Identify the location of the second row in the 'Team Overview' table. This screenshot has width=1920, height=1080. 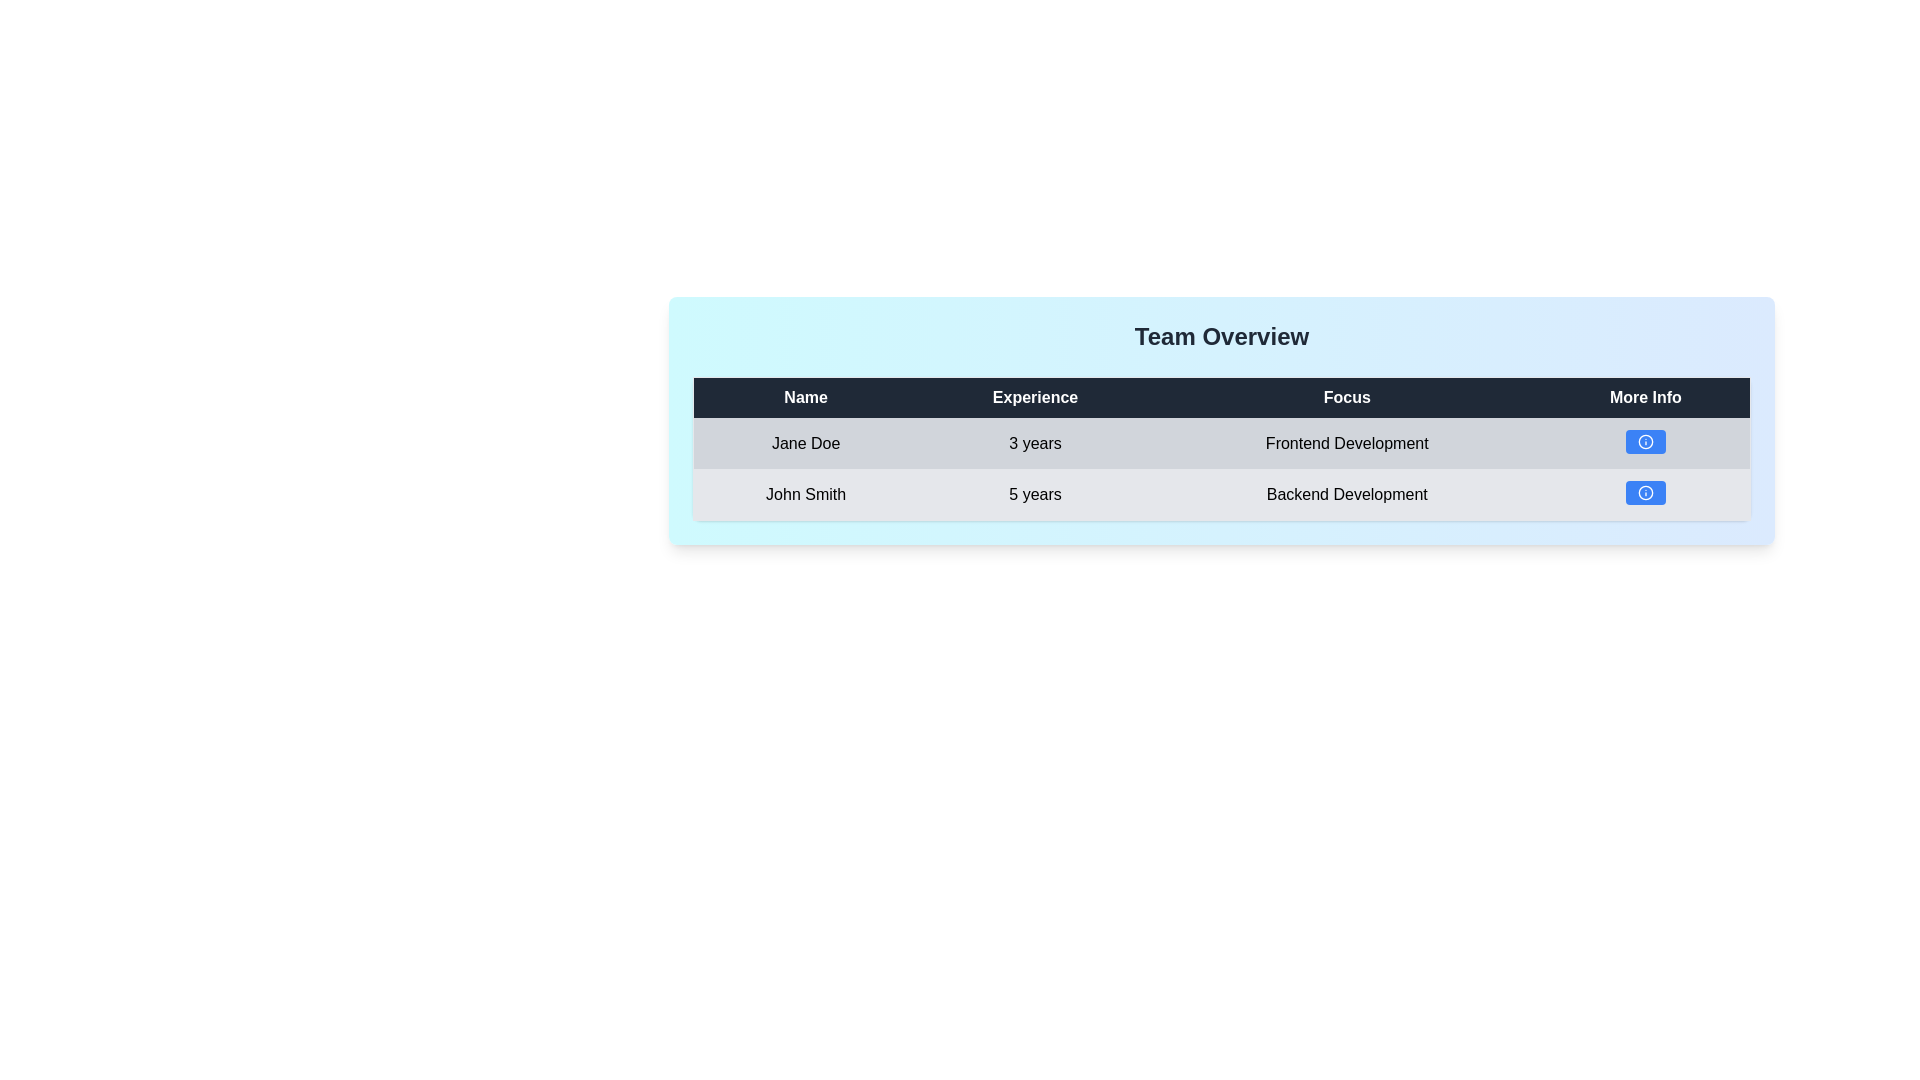
(1221, 493).